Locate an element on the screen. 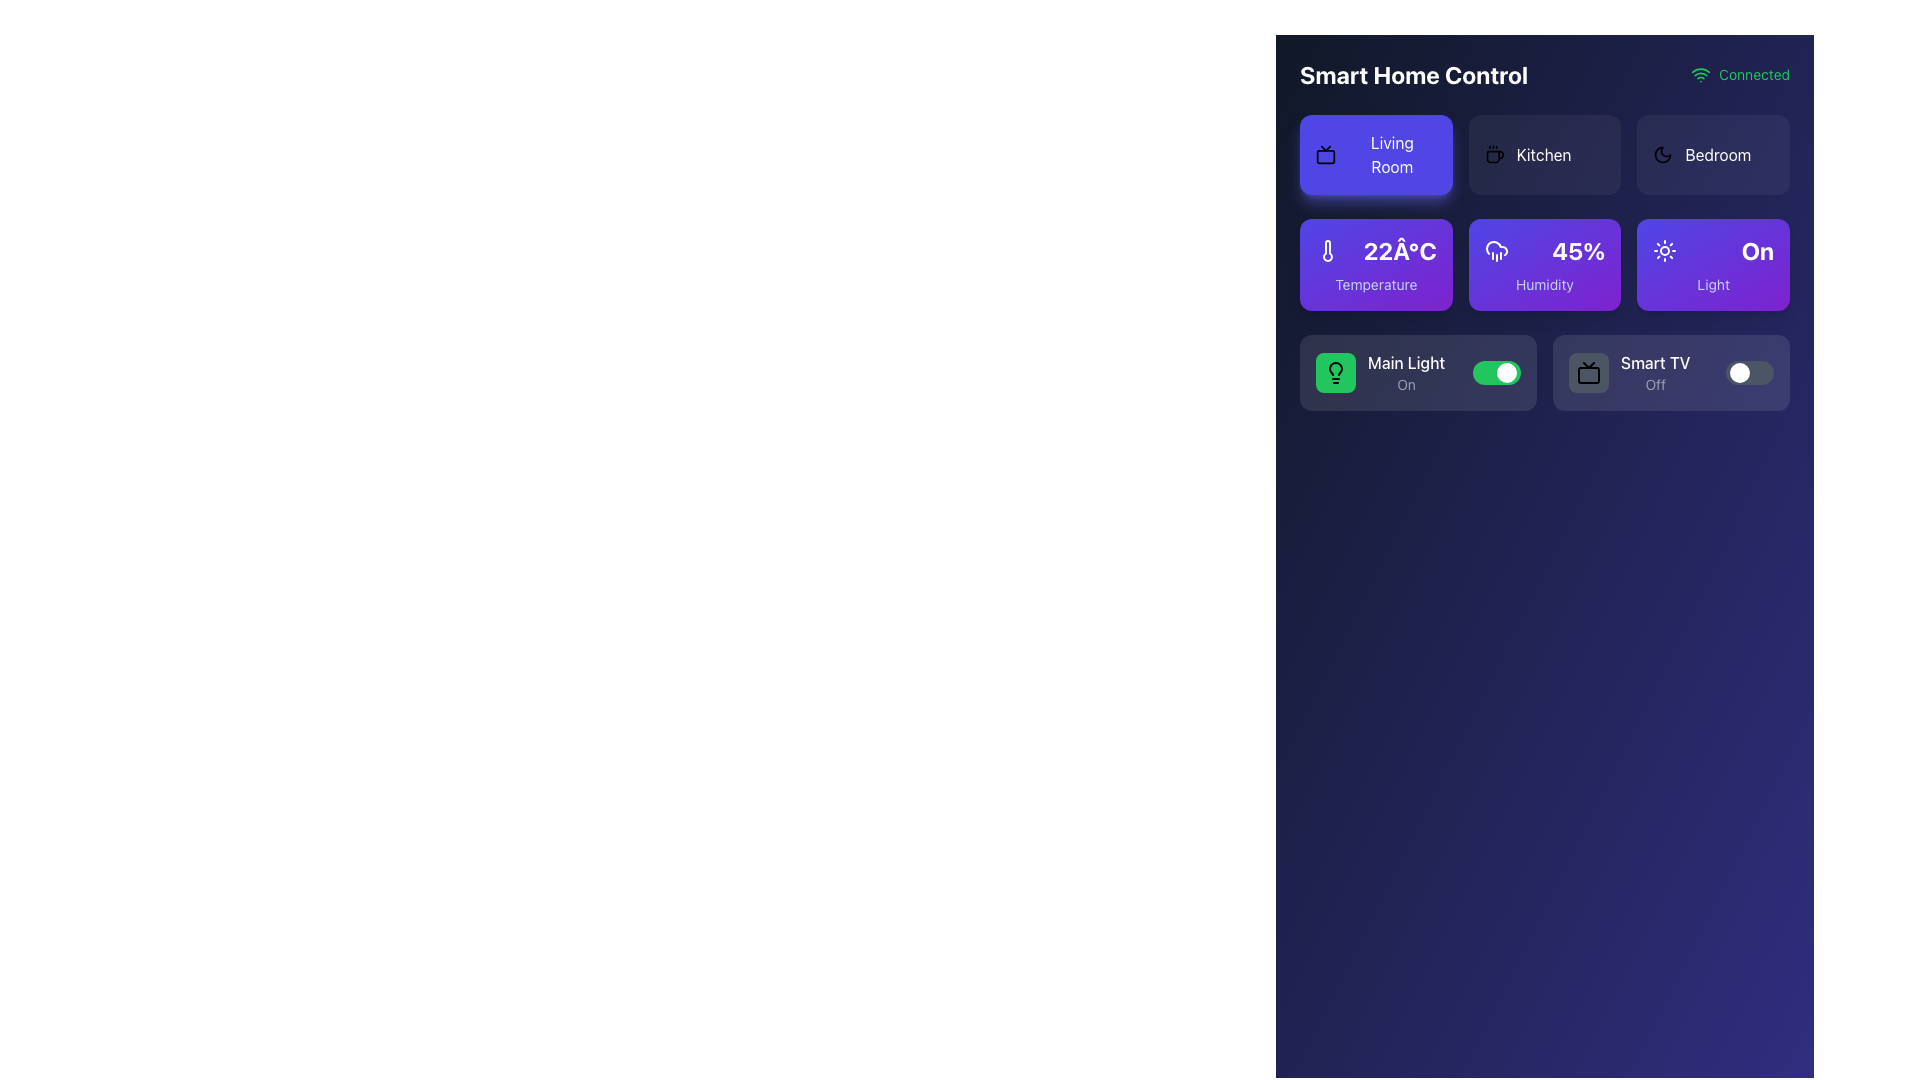 This screenshot has height=1080, width=1920. the cloud icon with raindrops, which is located in the card labeled '45%' within the 'Smart Home Control' interface, positioned on the left side of the '45%' text is located at coordinates (1496, 249).